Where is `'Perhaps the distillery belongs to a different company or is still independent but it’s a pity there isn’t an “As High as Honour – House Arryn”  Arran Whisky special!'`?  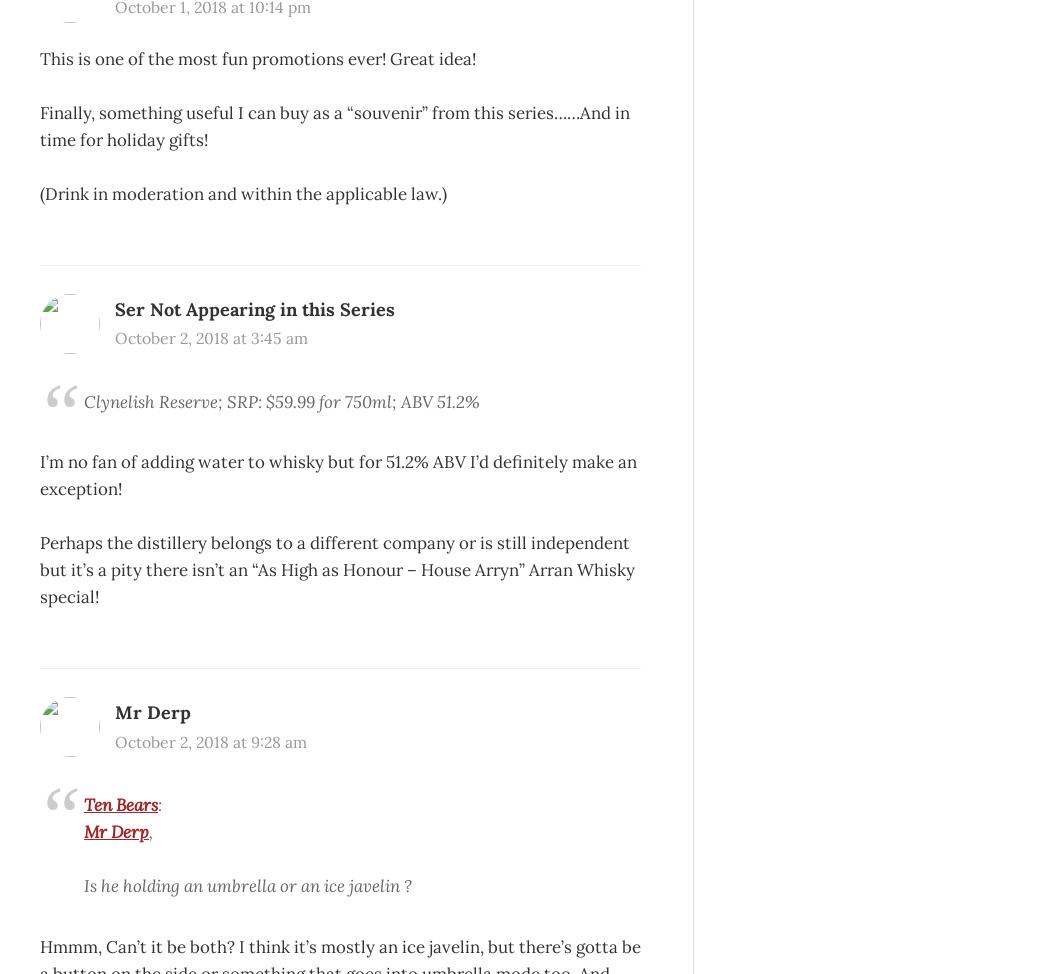 'Perhaps the distillery belongs to a different company or is still independent but it’s a pity there isn’t an “As High as Honour – House Arryn”  Arran Whisky special!' is located at coordinates (337, 568).